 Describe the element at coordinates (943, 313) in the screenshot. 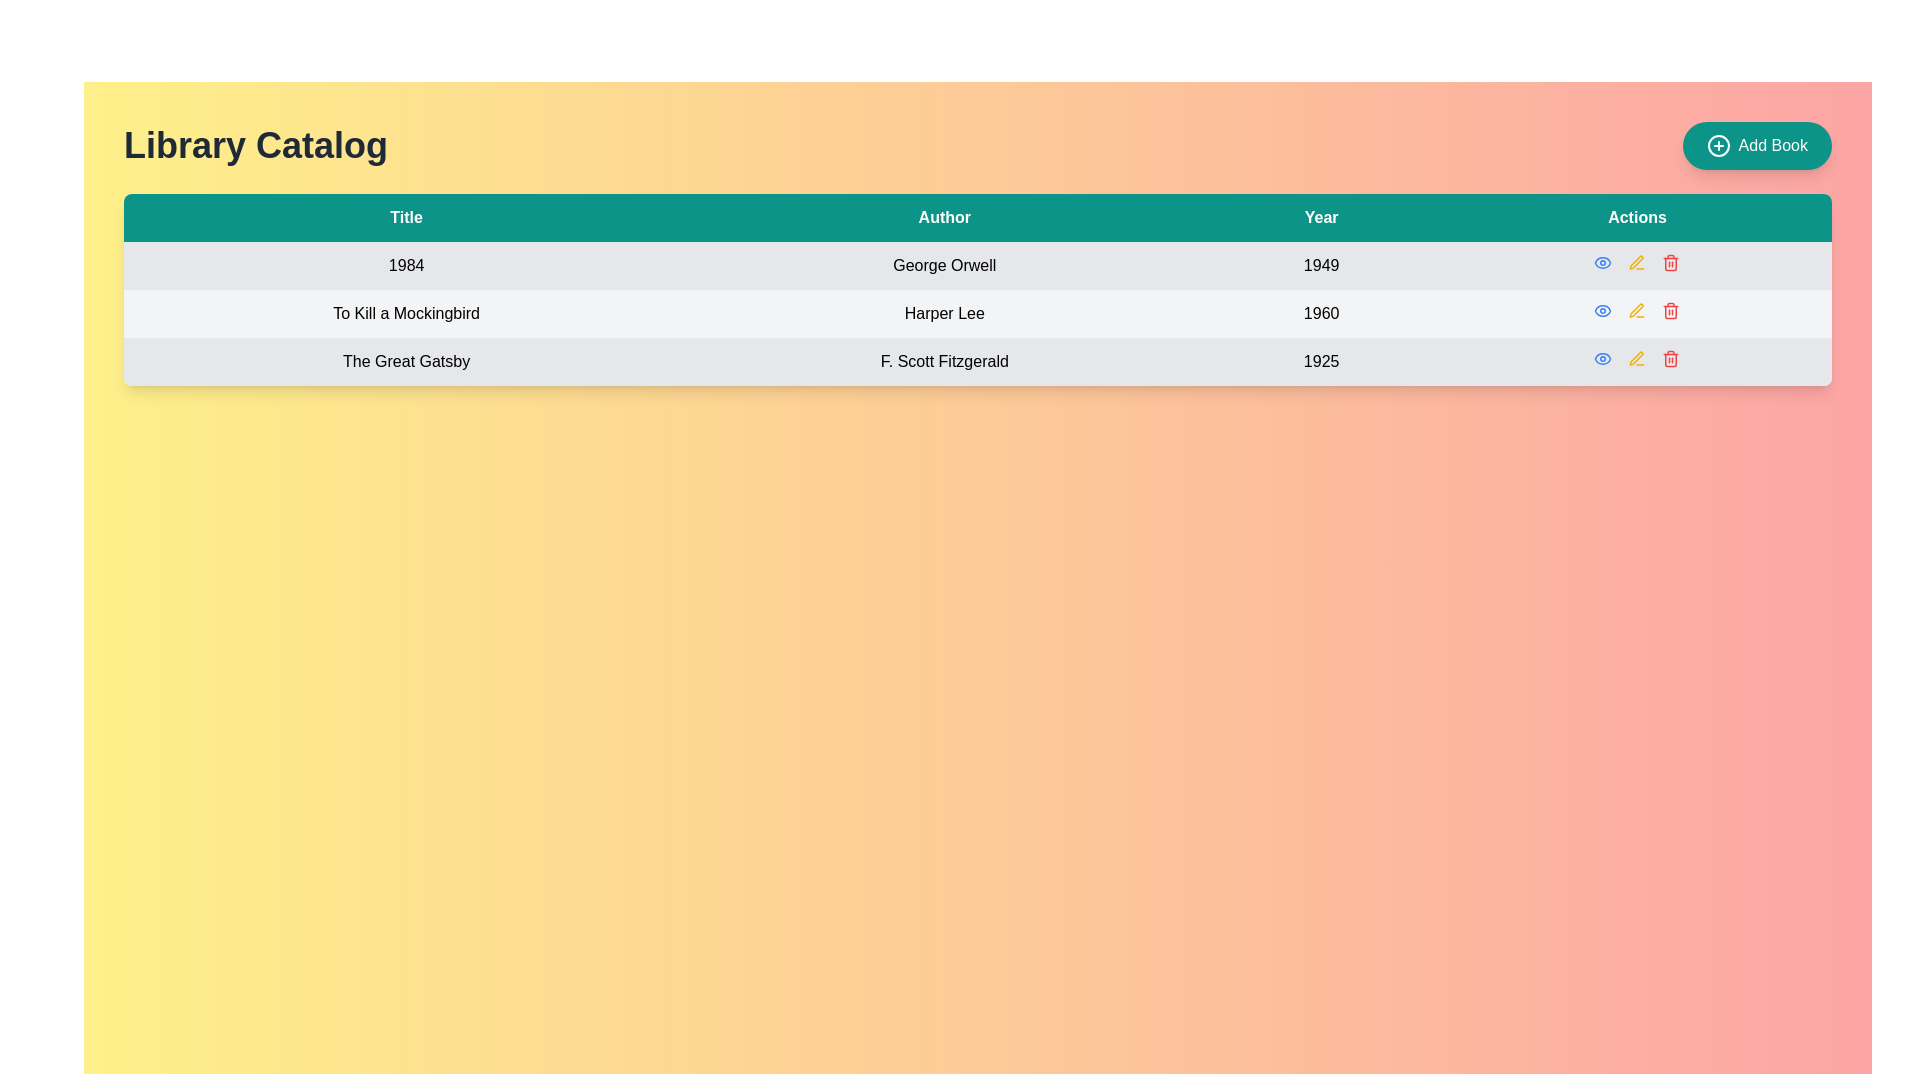

I see `text content of the 'Author' column in the second row, which displays the author's name associated with 'To Kill a Mockingbird'` at that location.